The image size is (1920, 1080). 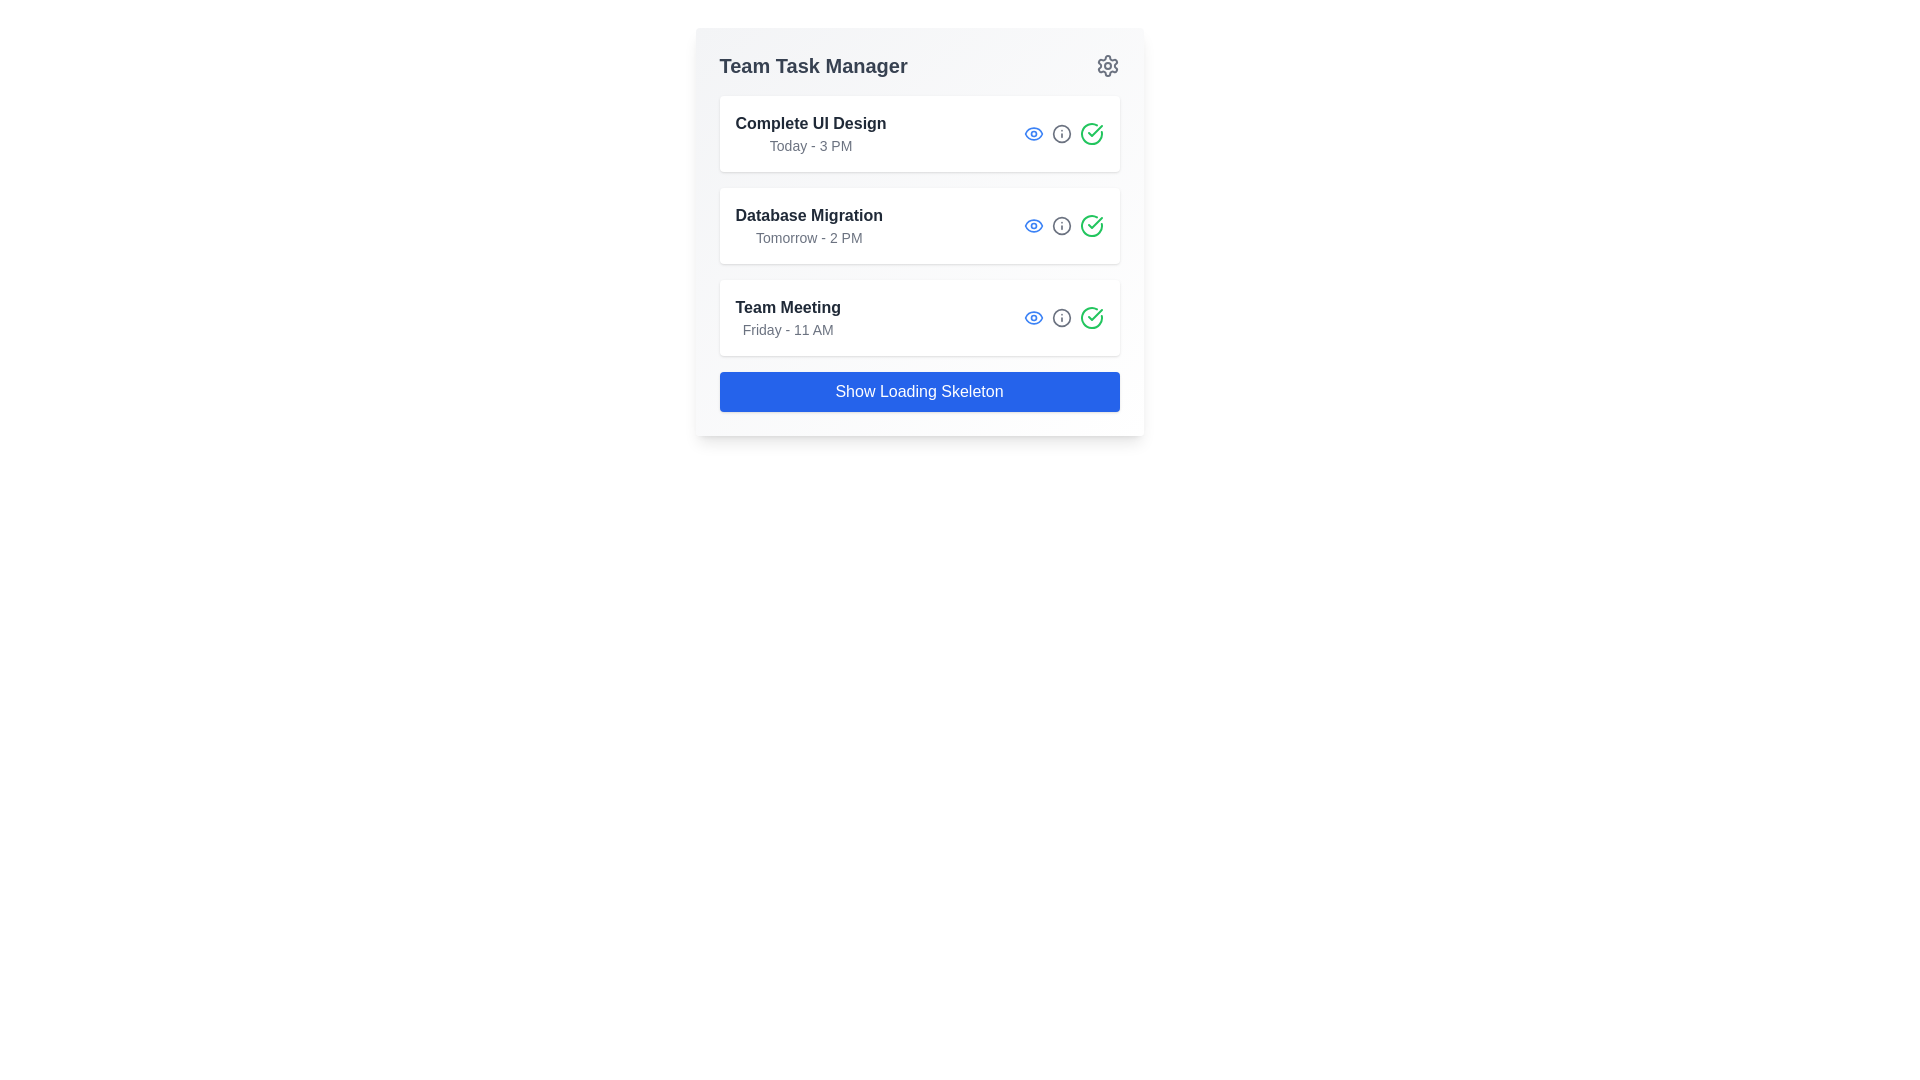 What do you see at coordinates (1106, 64) in the screenshot?
I see `the settings cogwheel icon located in the top right corner of the 'Team Task Manager' panel` at bounding box center [1106, 64].